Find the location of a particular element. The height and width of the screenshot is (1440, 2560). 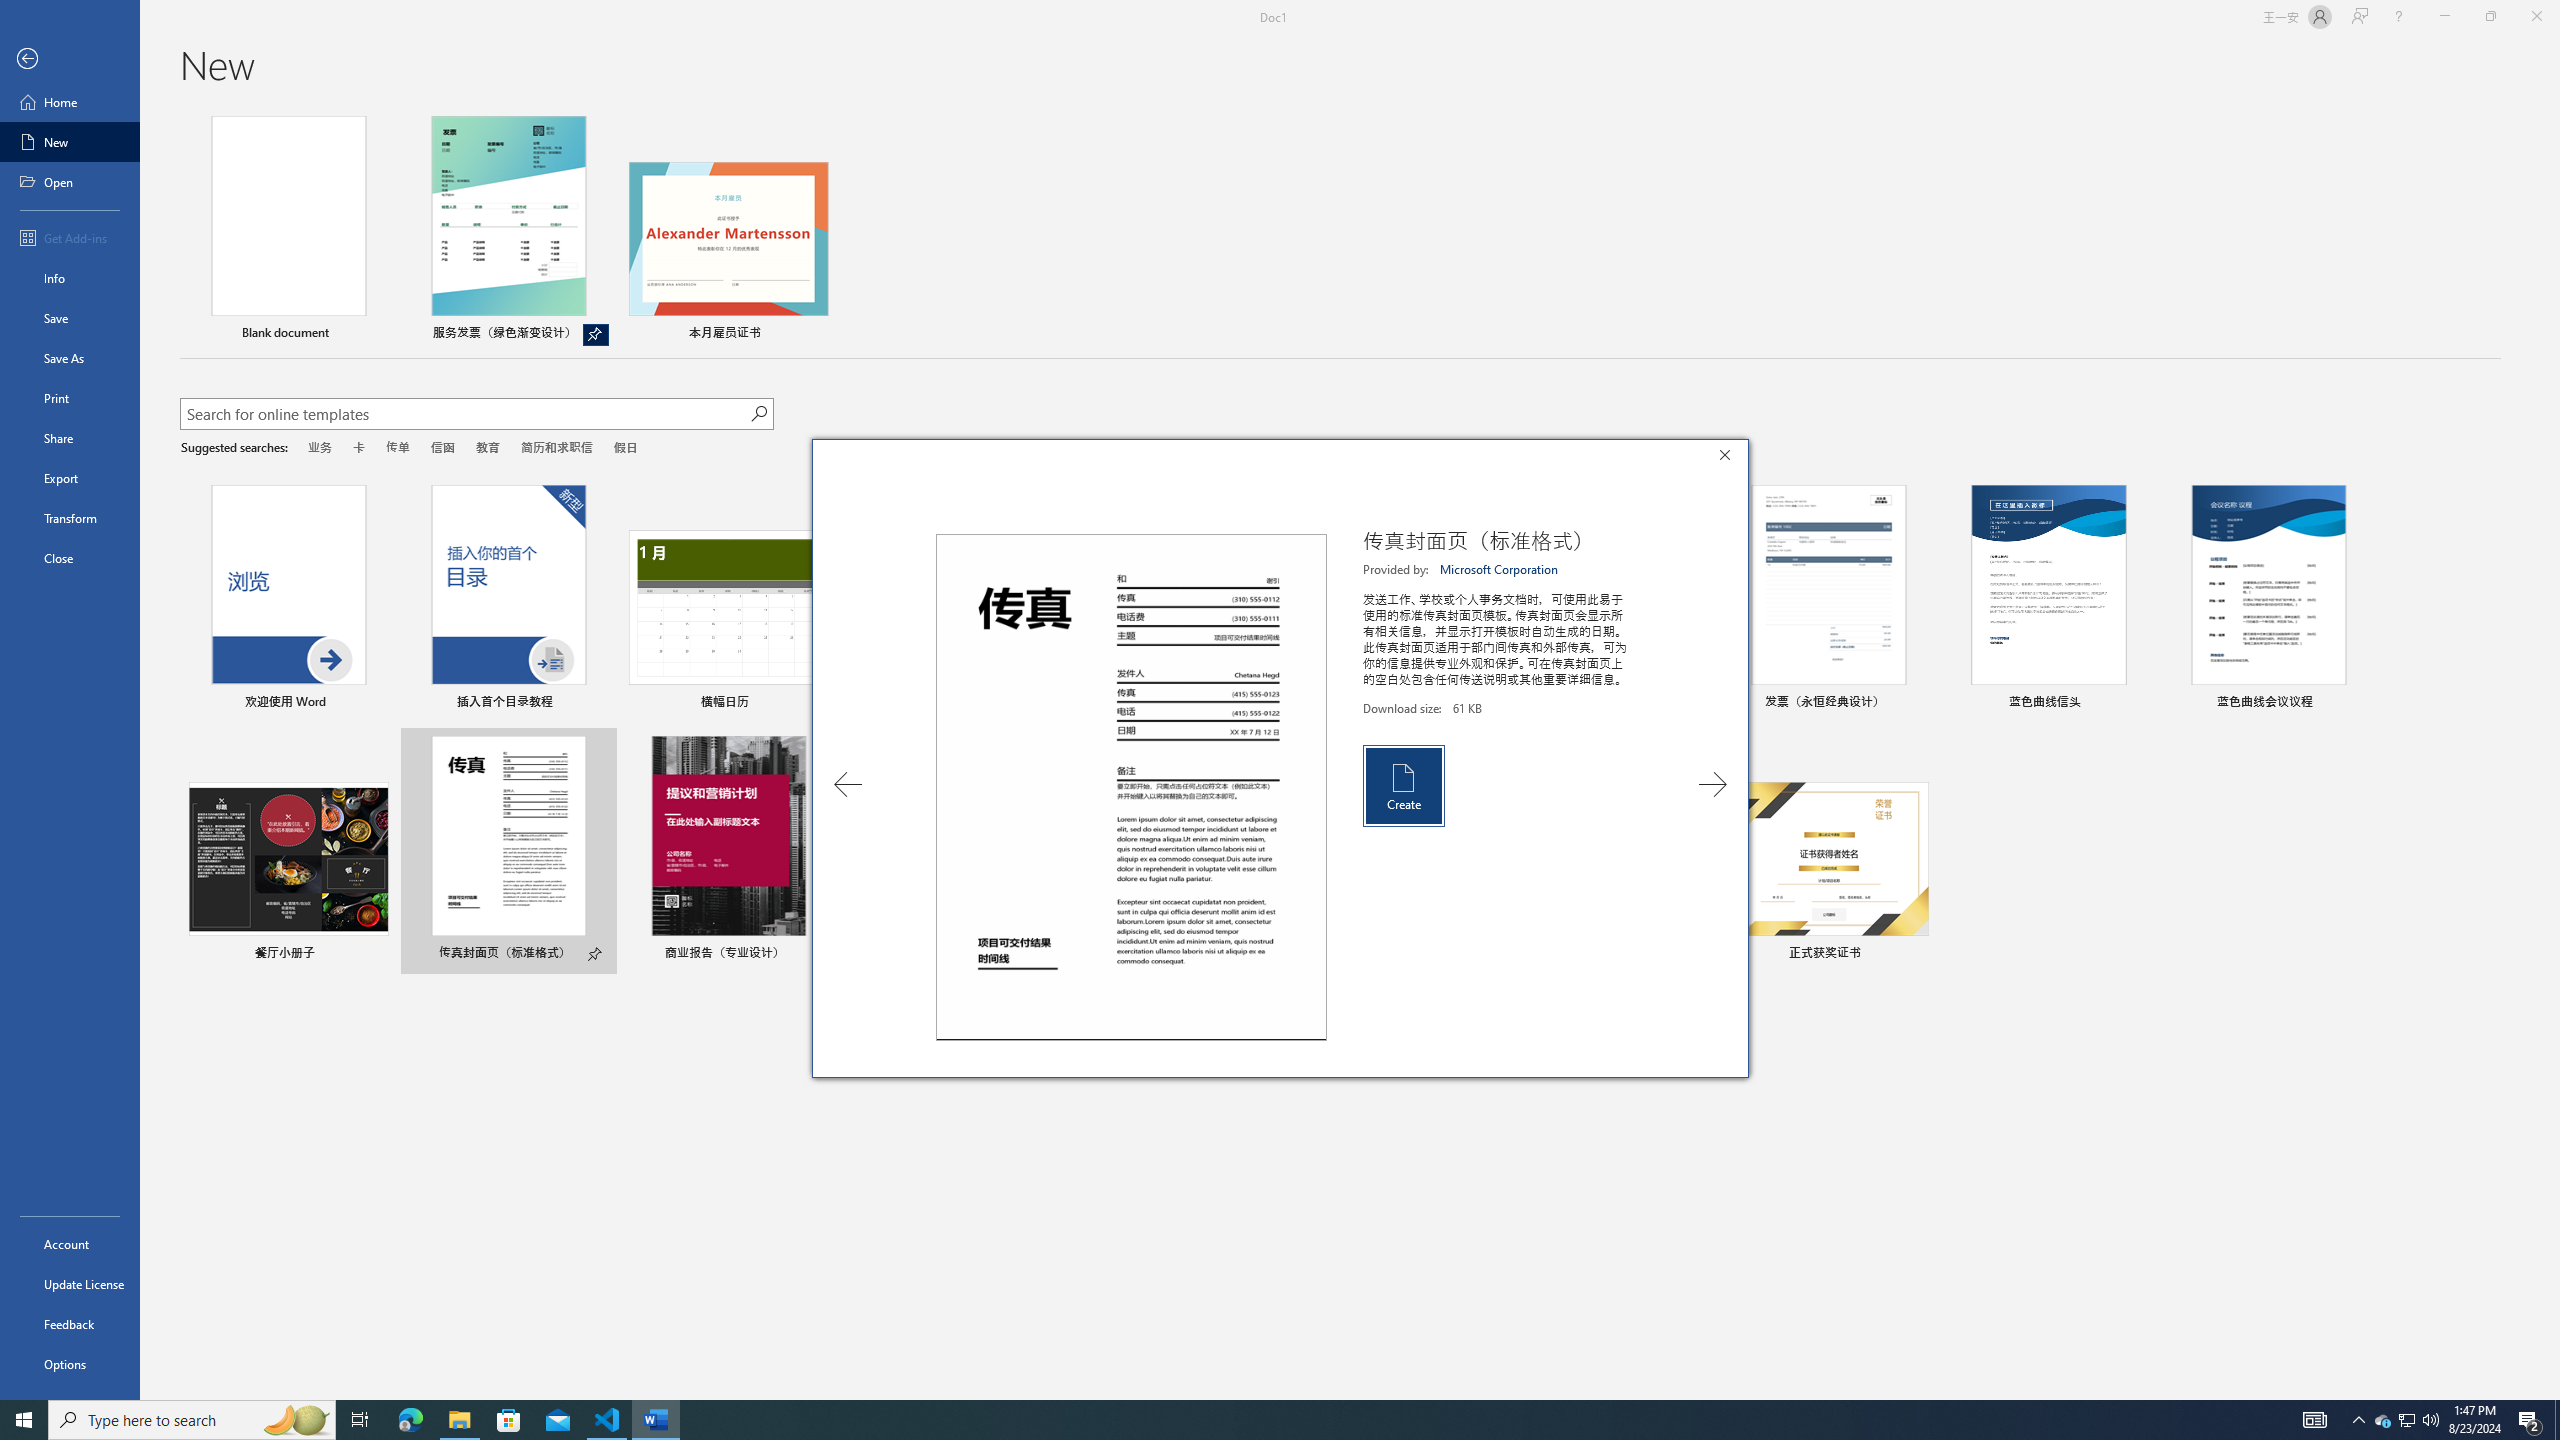

'Word - 1 running window' is located at coordinates (656, 1418).